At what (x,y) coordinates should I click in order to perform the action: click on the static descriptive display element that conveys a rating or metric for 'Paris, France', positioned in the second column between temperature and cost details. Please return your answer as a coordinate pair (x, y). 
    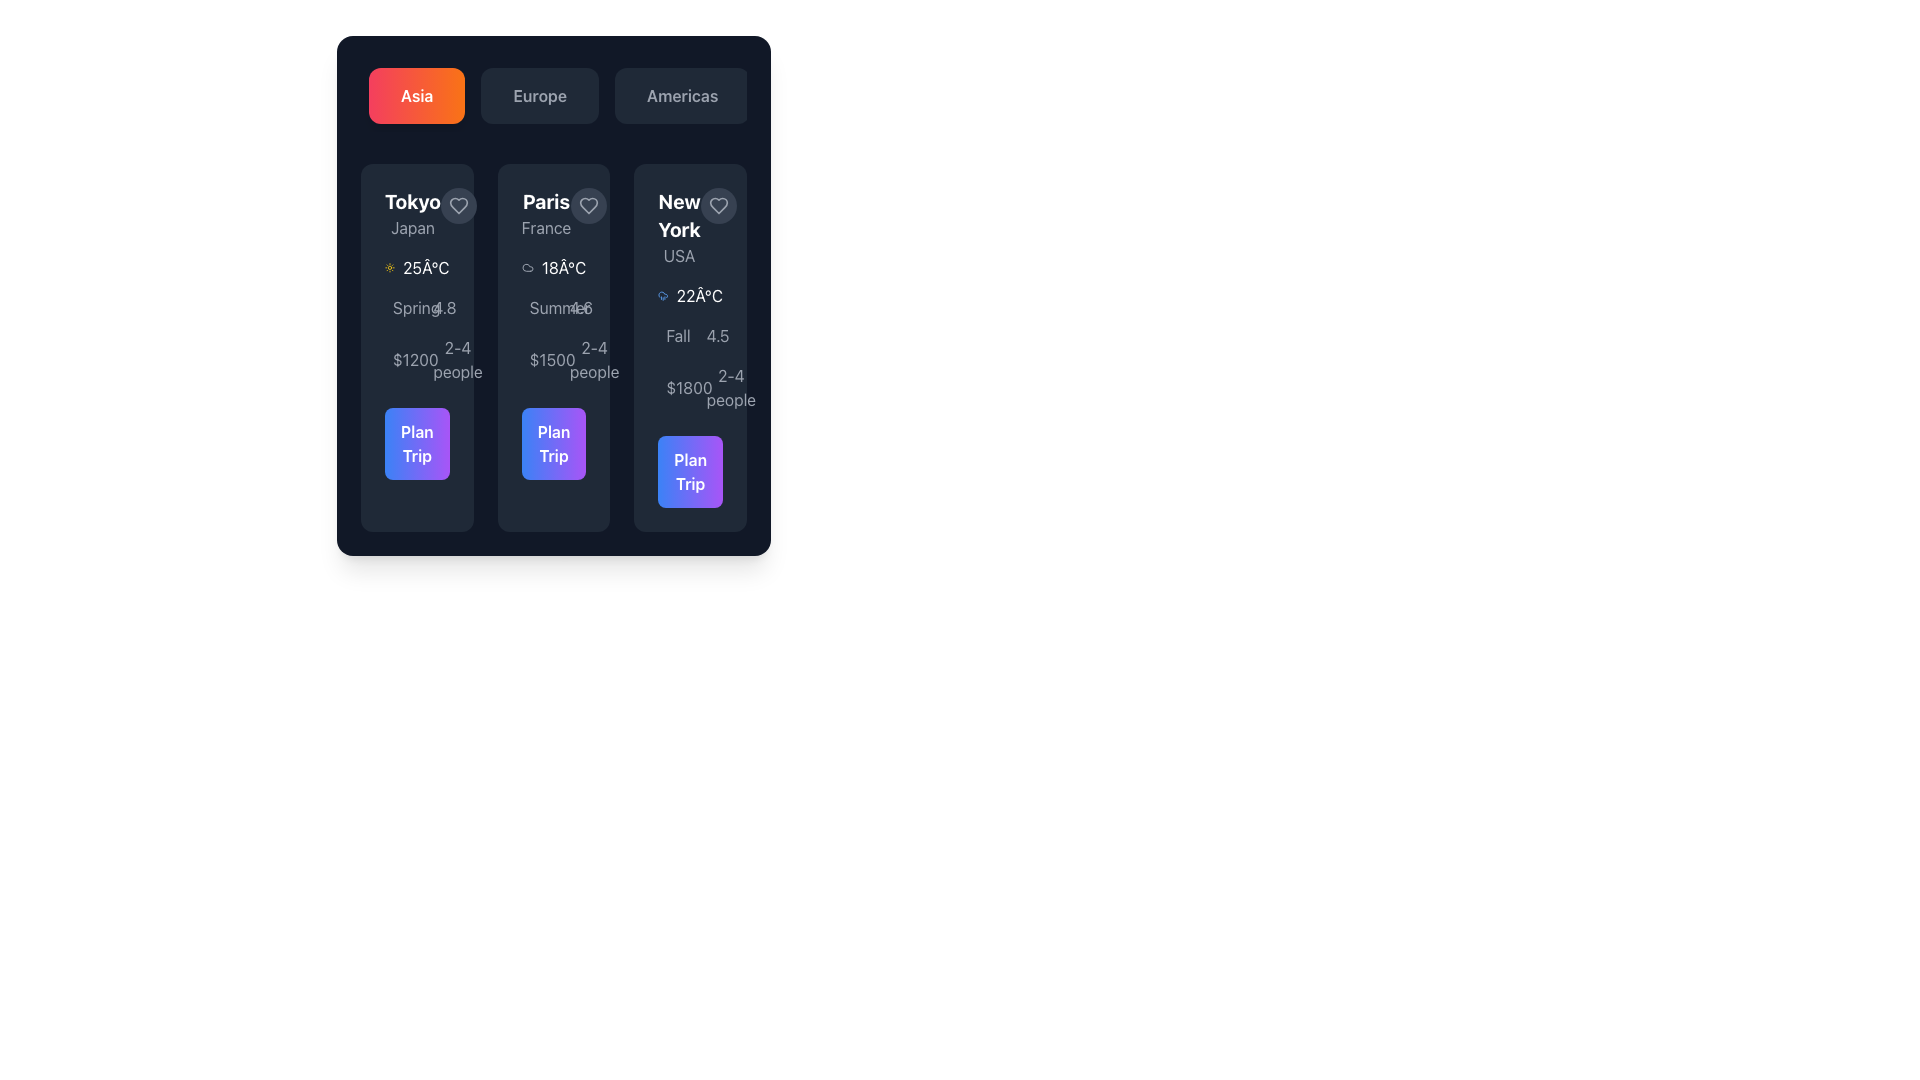
    Looking at the image, I should click on (573, 308).